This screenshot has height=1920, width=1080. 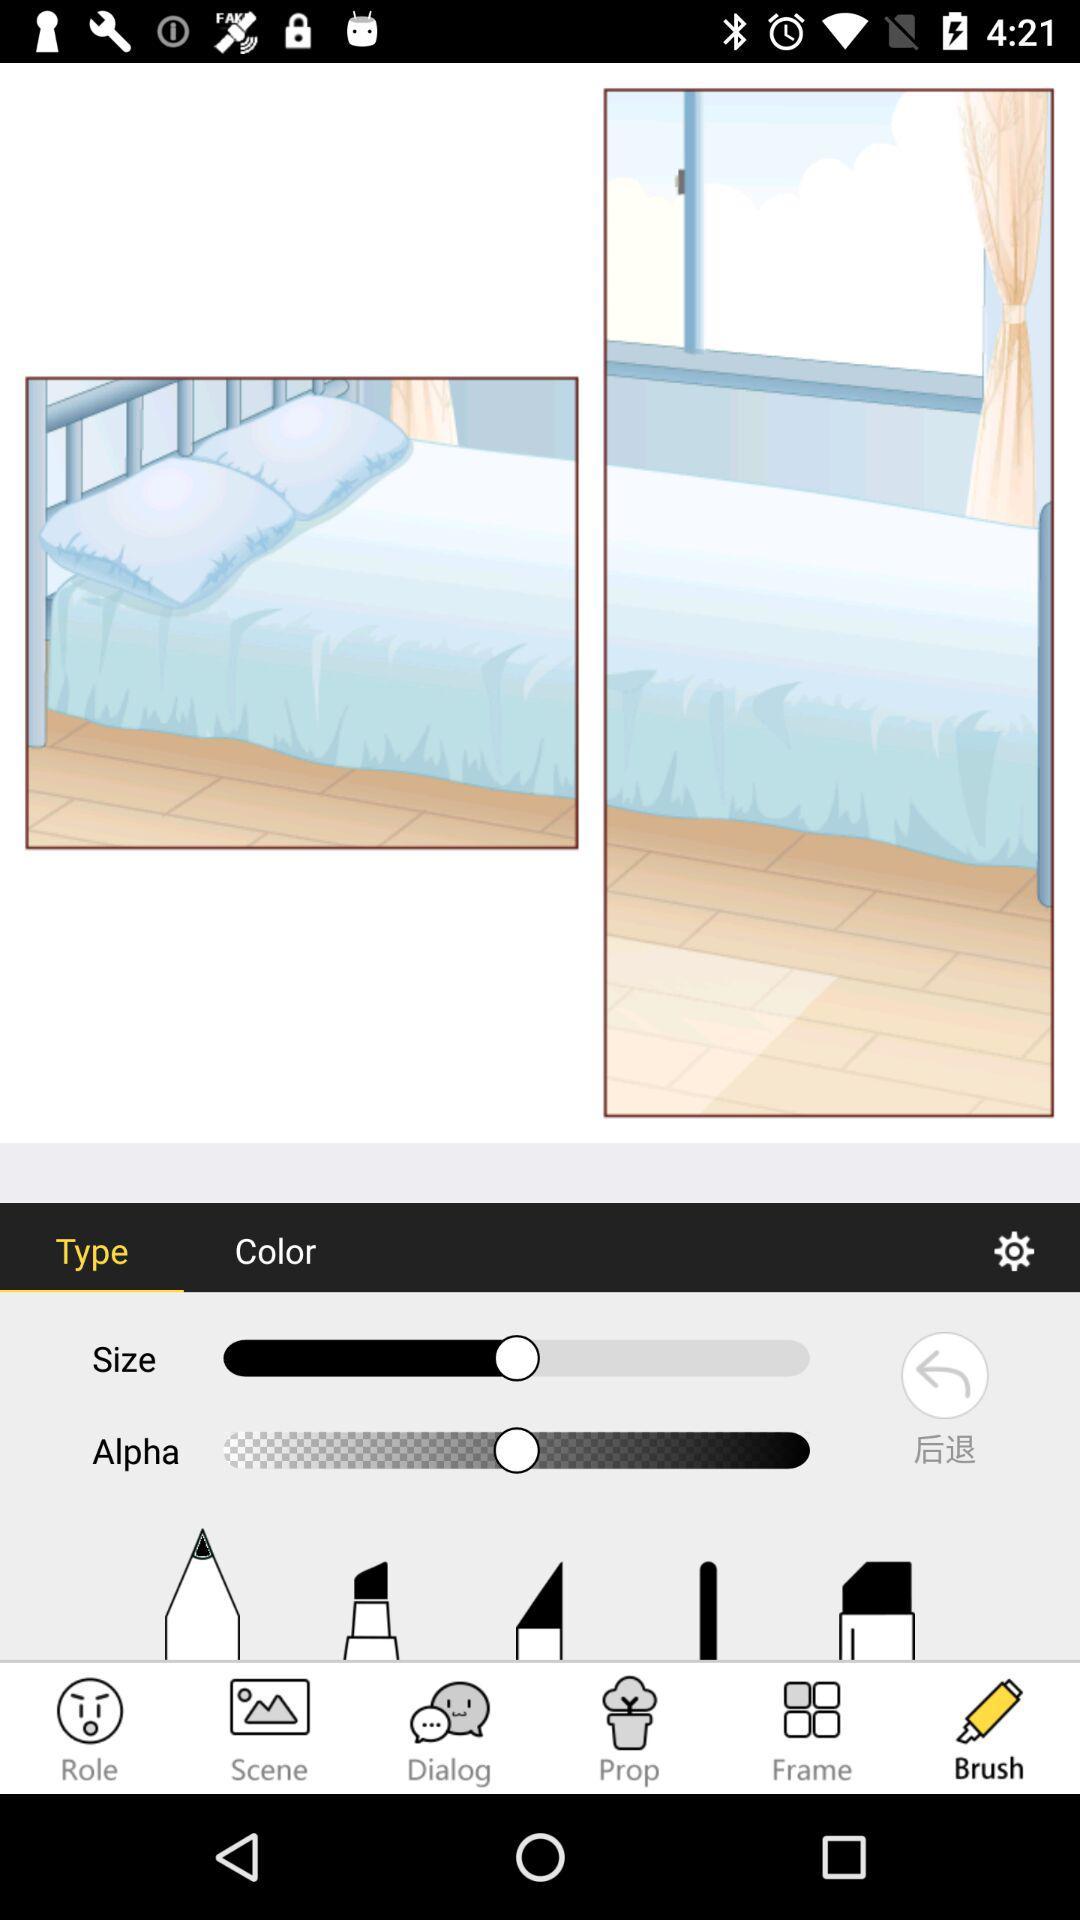 What do you see at coordinates (270, 1730) in the screenshot?
I see `the wallpaper icon` at bounding box center [270, 1730].